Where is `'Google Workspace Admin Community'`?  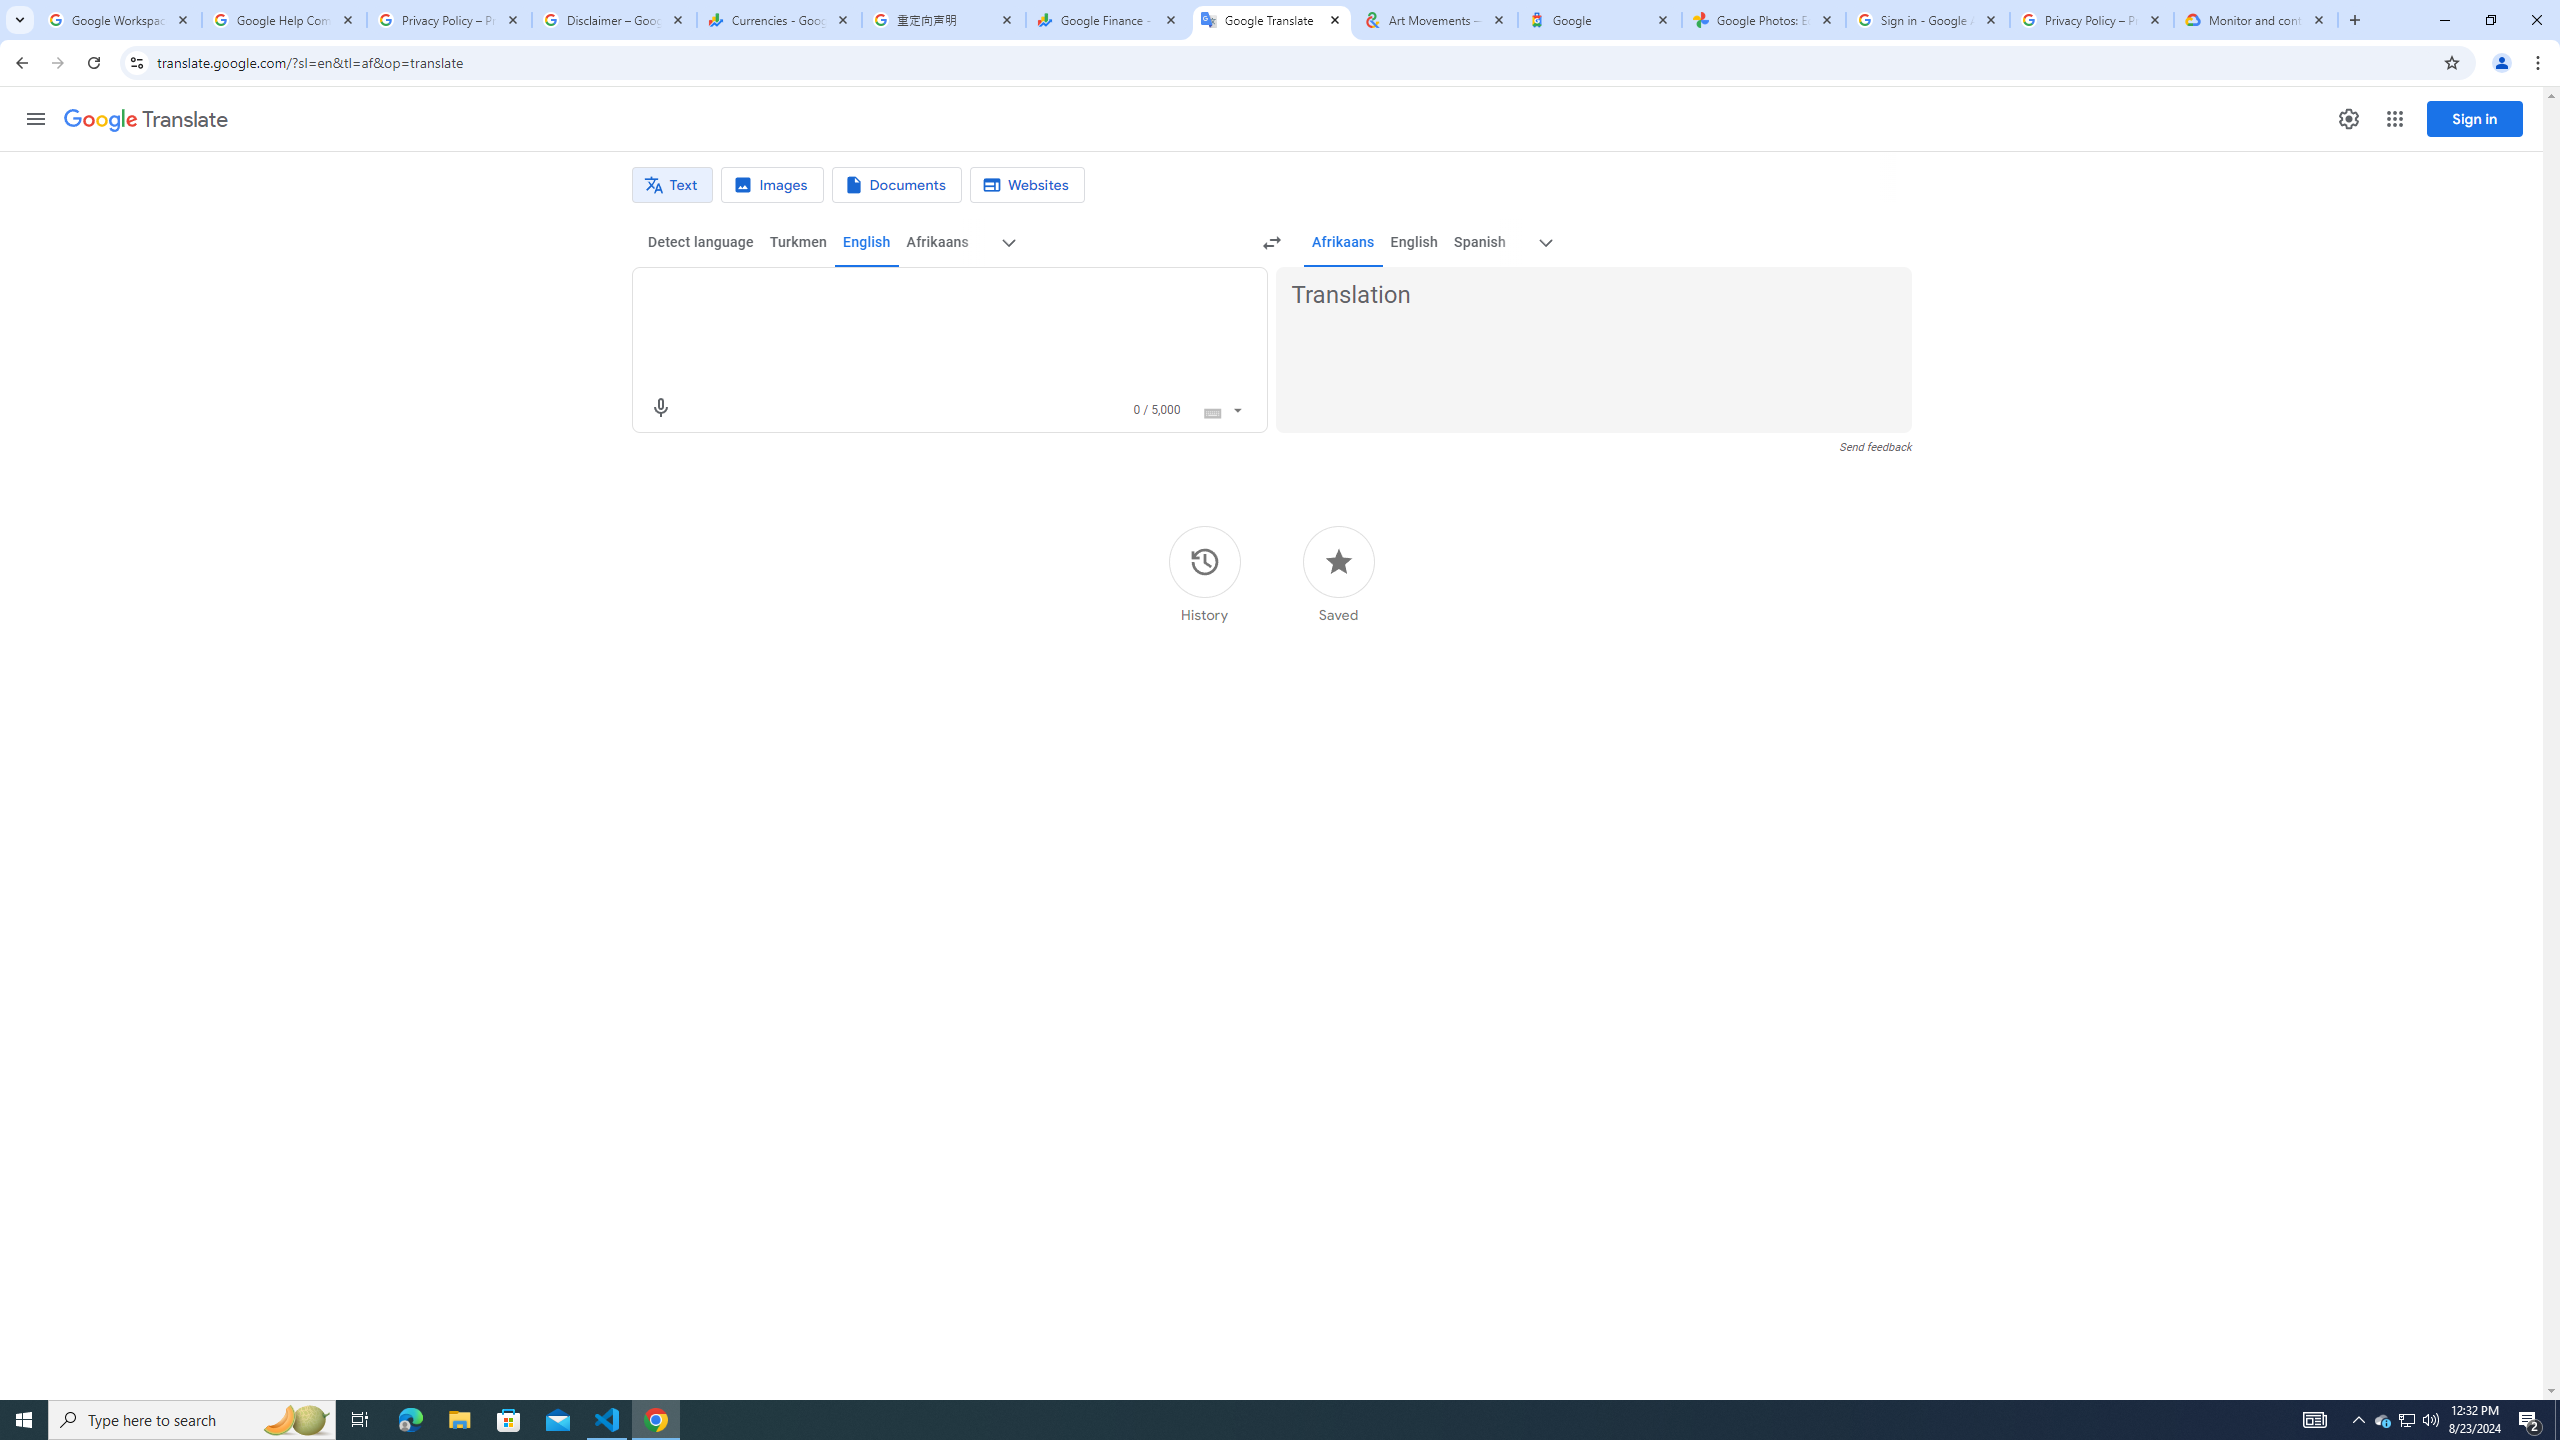
'Google Workspace Admin Community' is located at coordinates (118, 19).